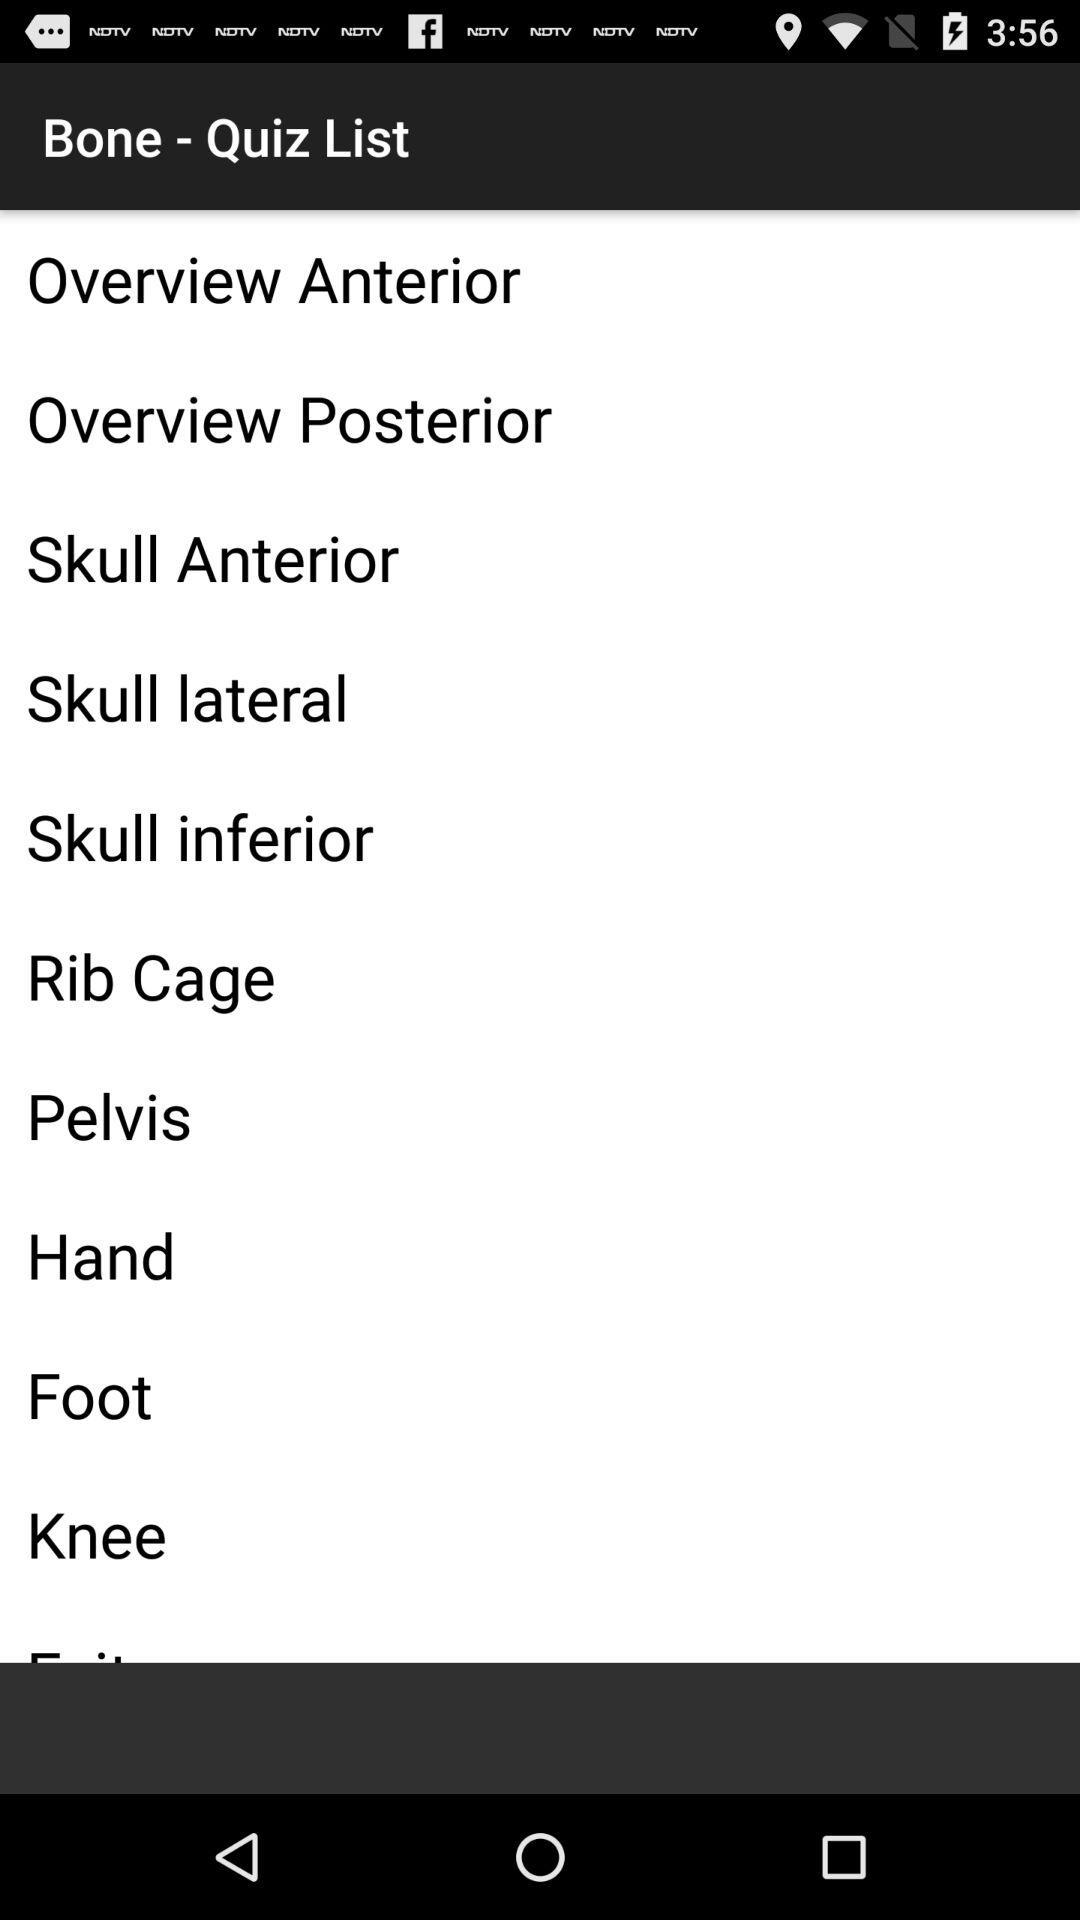 This screenshot has width=1080, height=1920. I want to click on the skull lateral, so click(540, 696).